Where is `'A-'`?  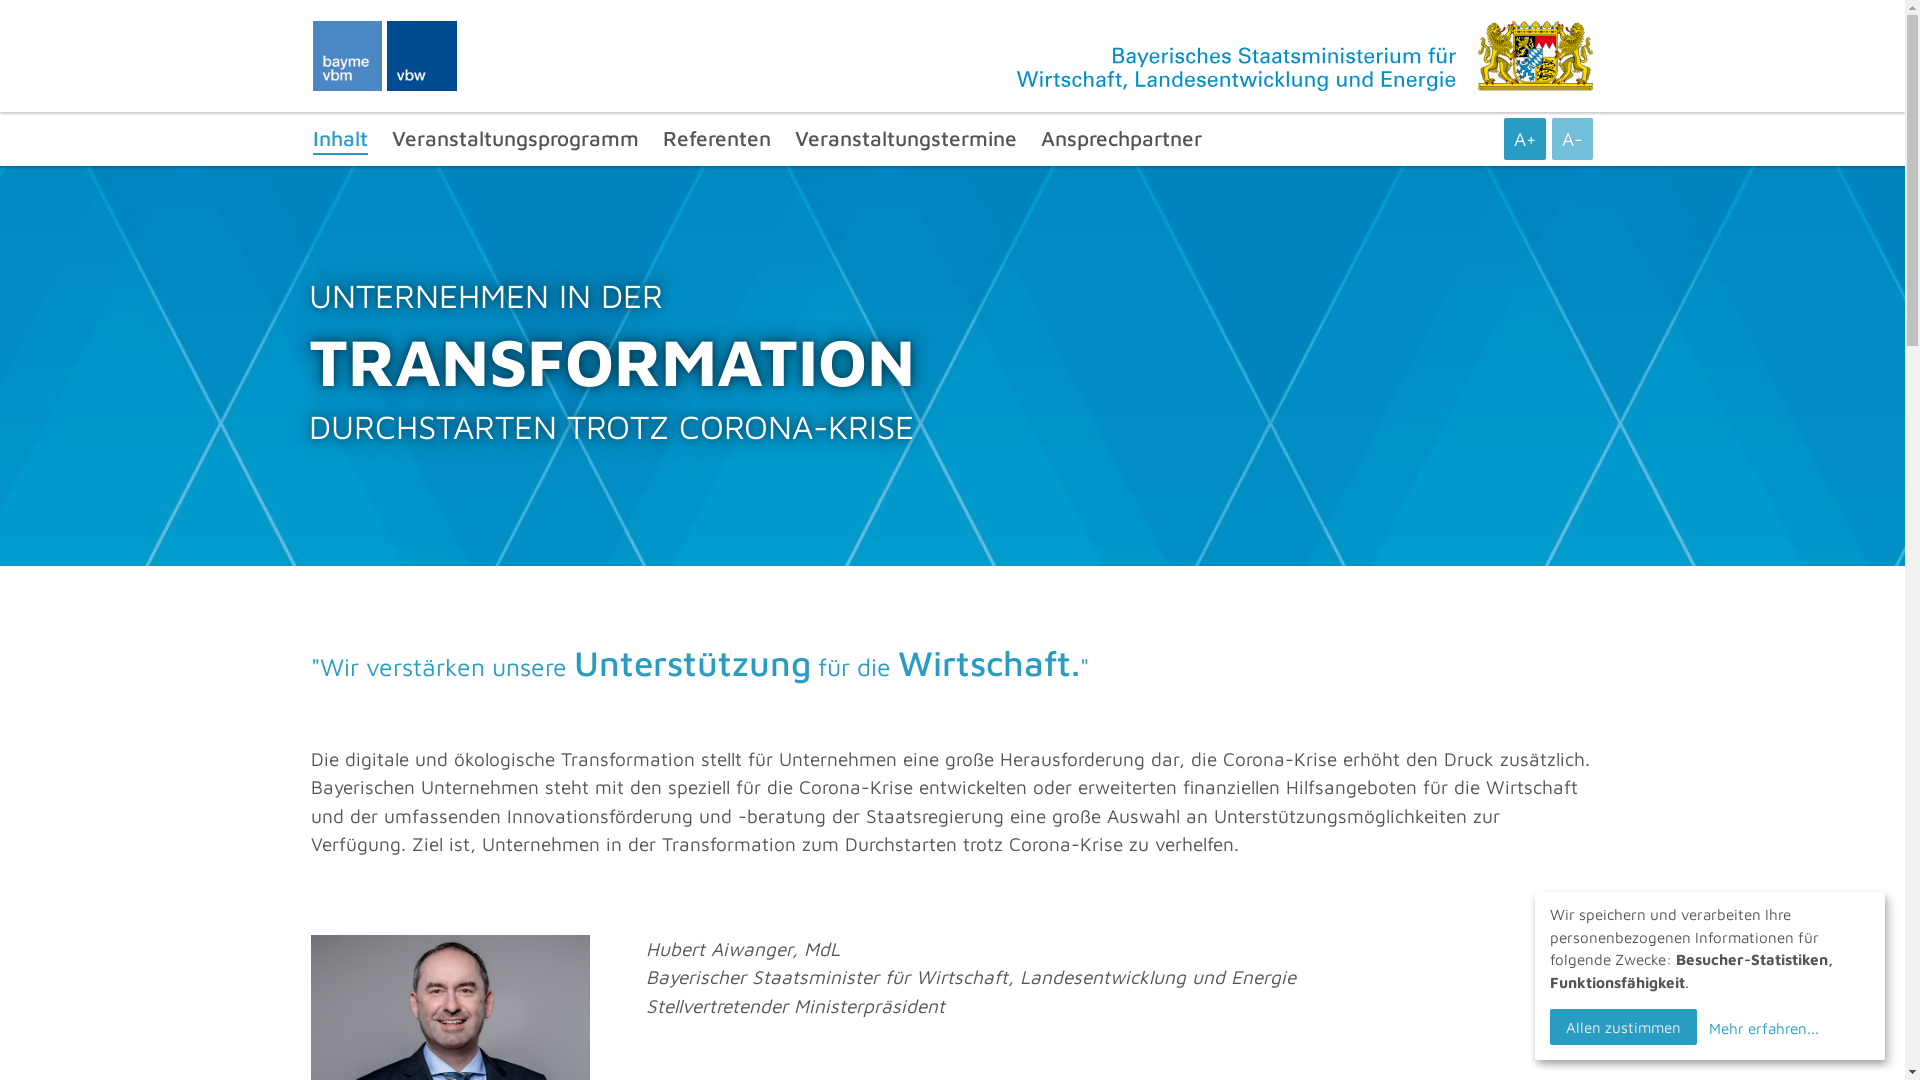
'A-' is located at coordinates (1571, 137).